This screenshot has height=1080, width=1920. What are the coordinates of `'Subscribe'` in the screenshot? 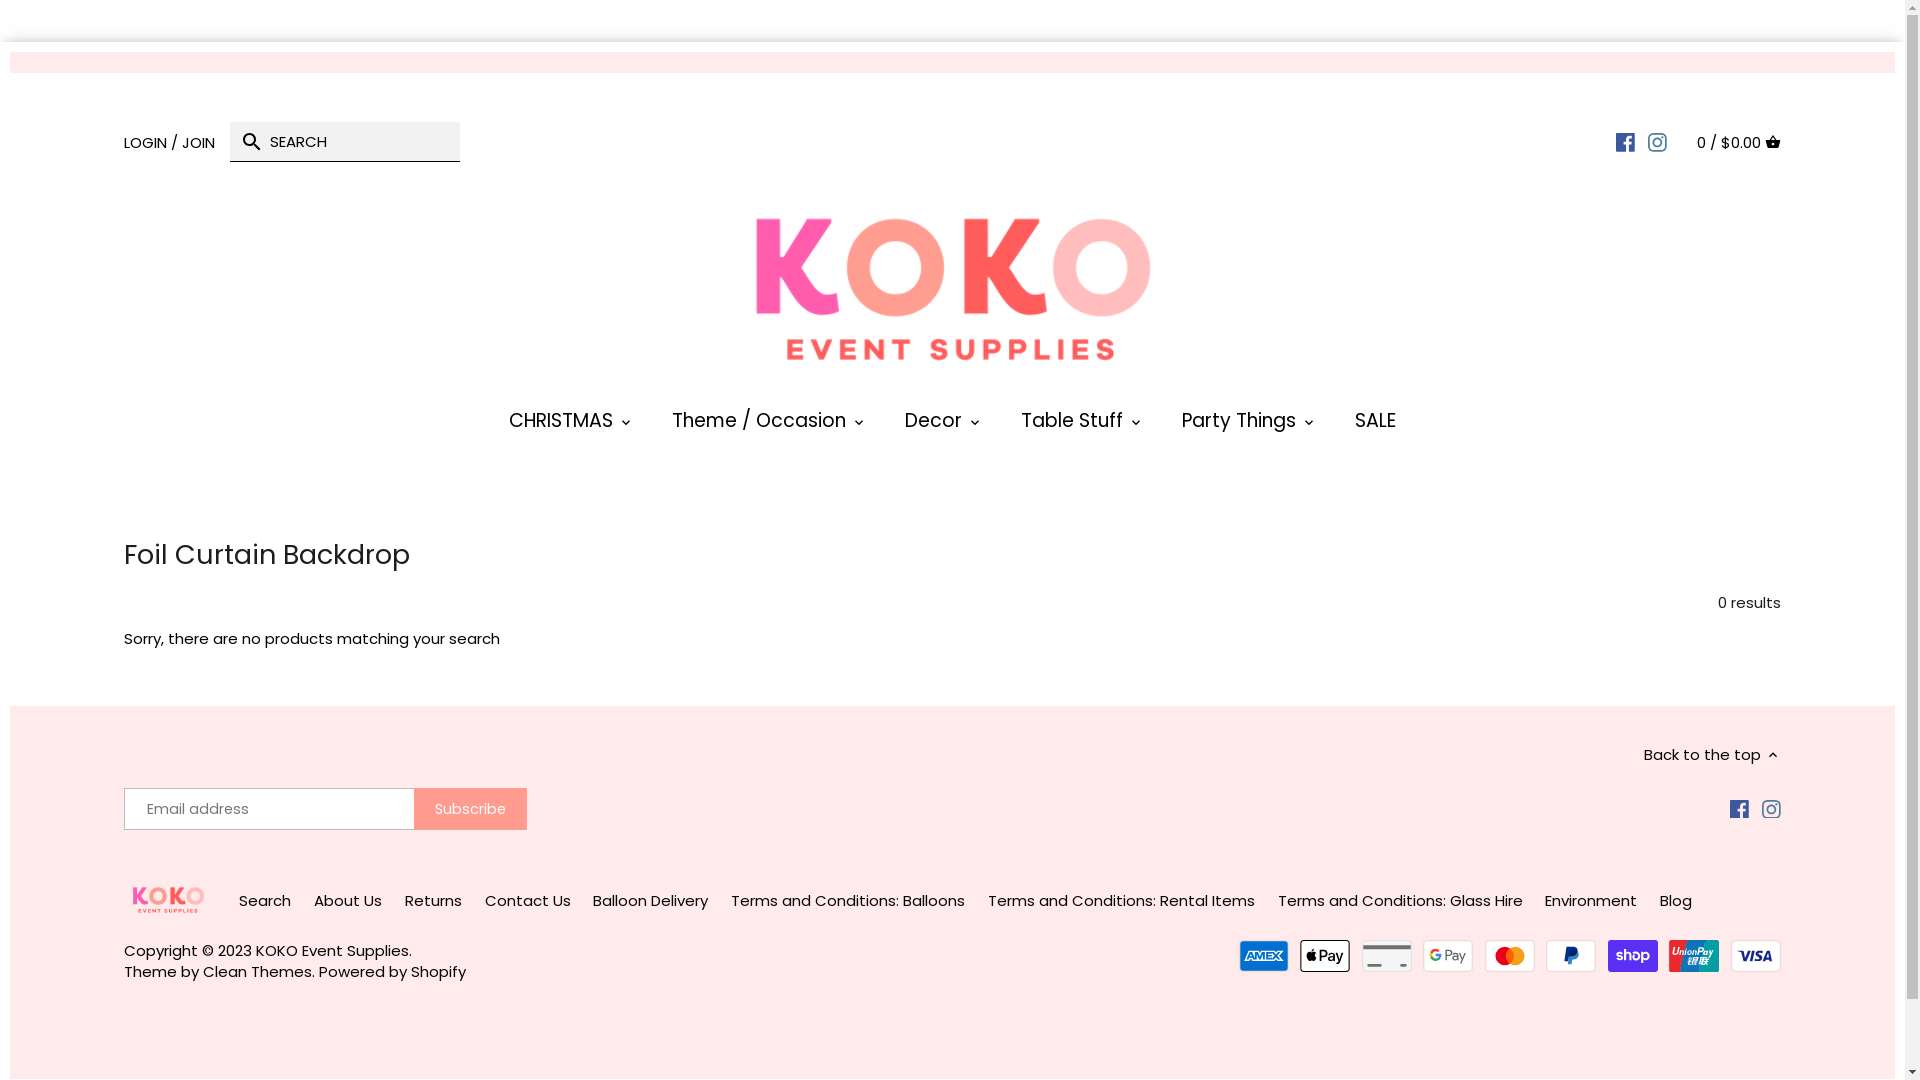 It's located at (469, 808).